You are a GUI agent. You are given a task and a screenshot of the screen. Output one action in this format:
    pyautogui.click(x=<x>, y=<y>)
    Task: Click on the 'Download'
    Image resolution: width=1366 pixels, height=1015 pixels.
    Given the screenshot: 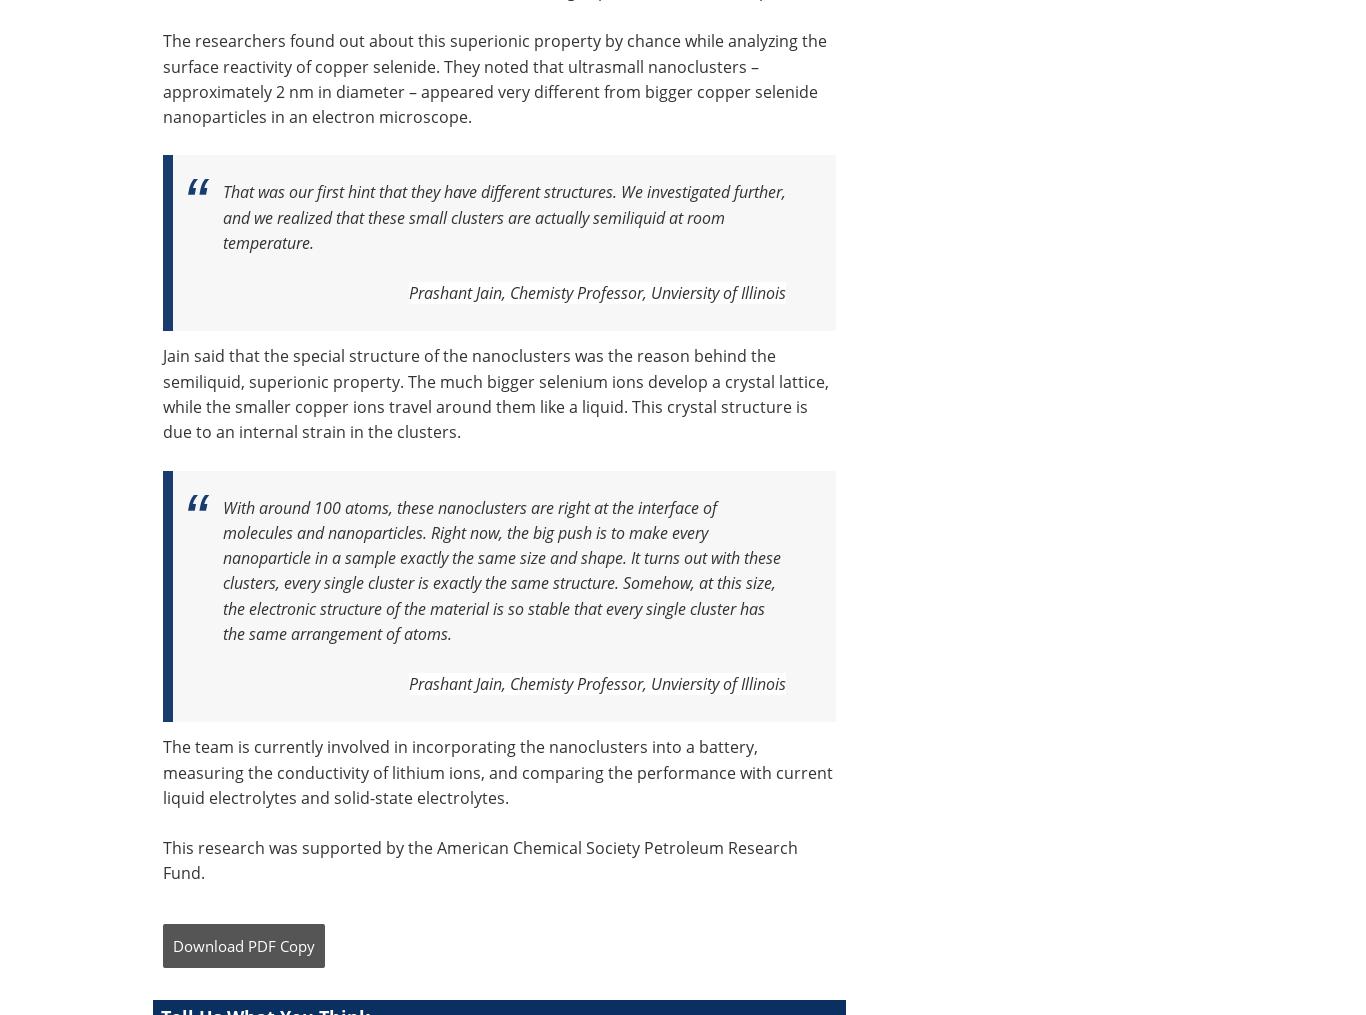 What is the action you would take?
    pyautogui.click(x=207, y=944)
    